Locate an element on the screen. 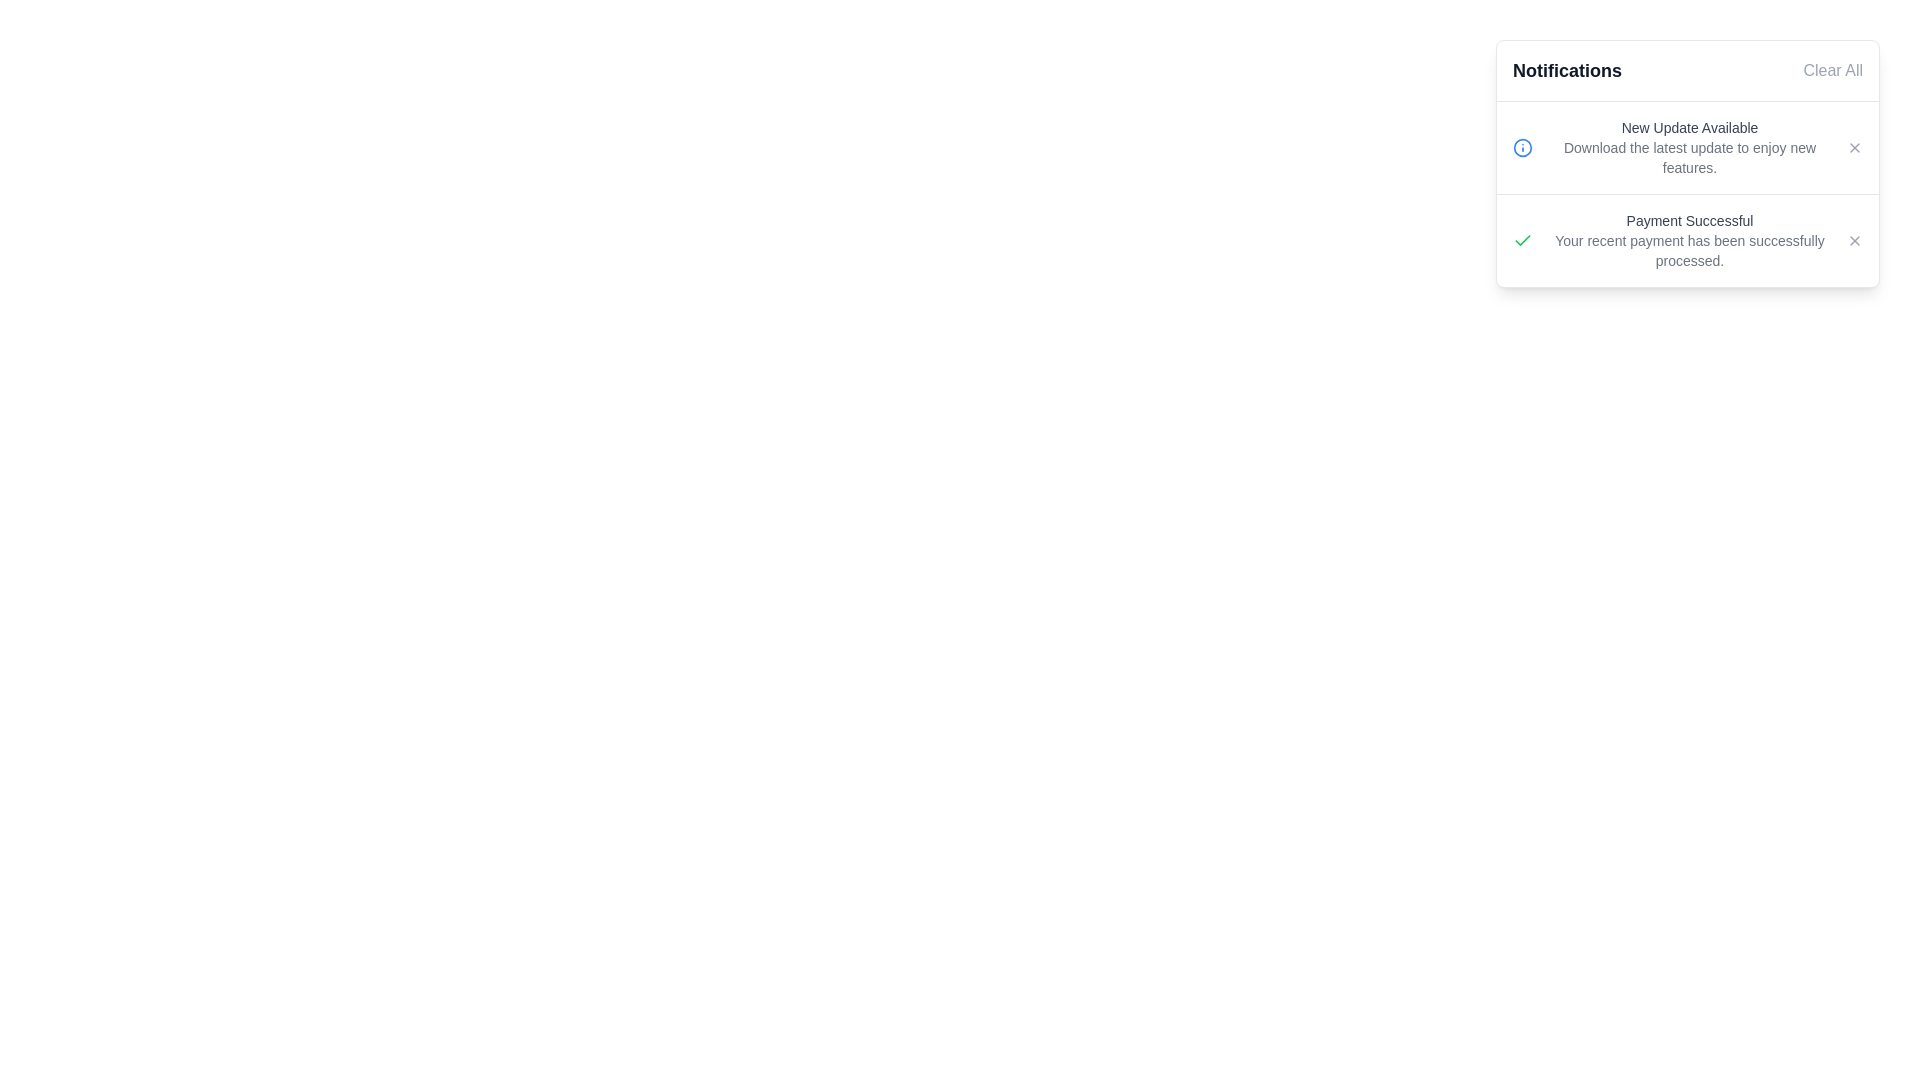 The width and height of the screenshot is (1920, 1080). the green checkmark icon located at the bottom-left of the 'Payment Successful' notification card is located at coordinates (1521, 239).